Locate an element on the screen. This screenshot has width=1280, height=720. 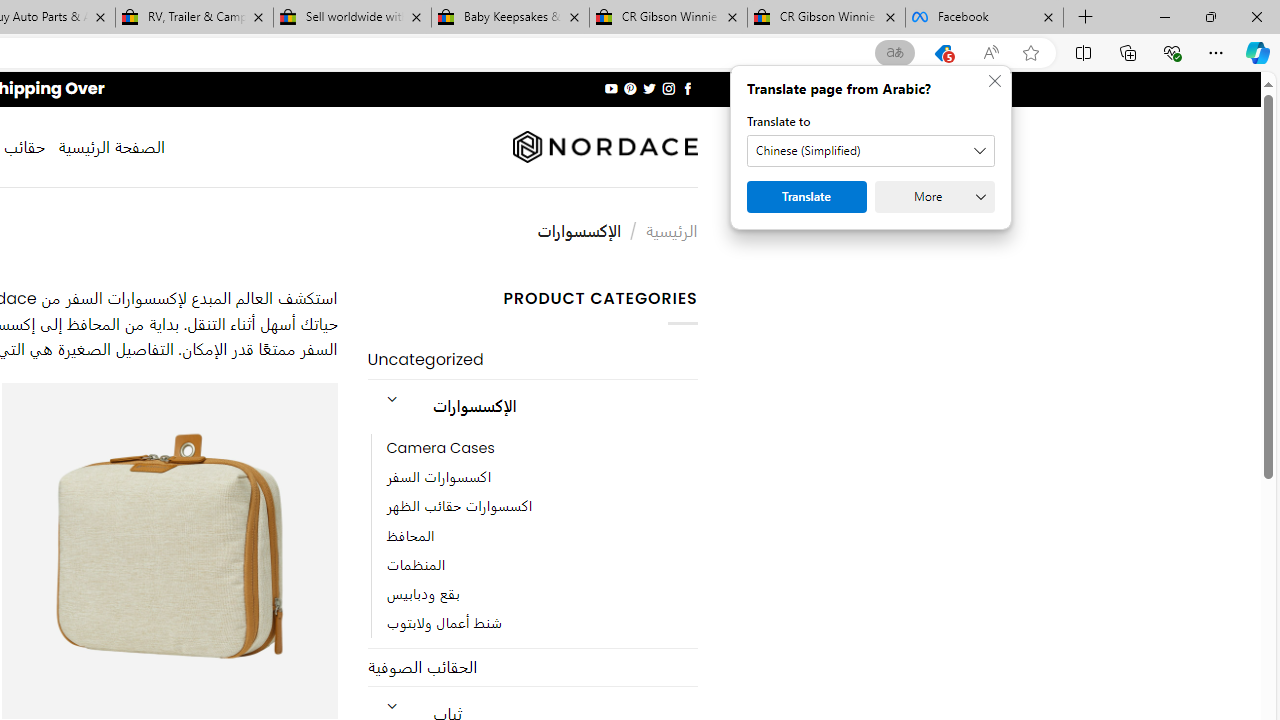
'More' is located at coordinates (934, 196).